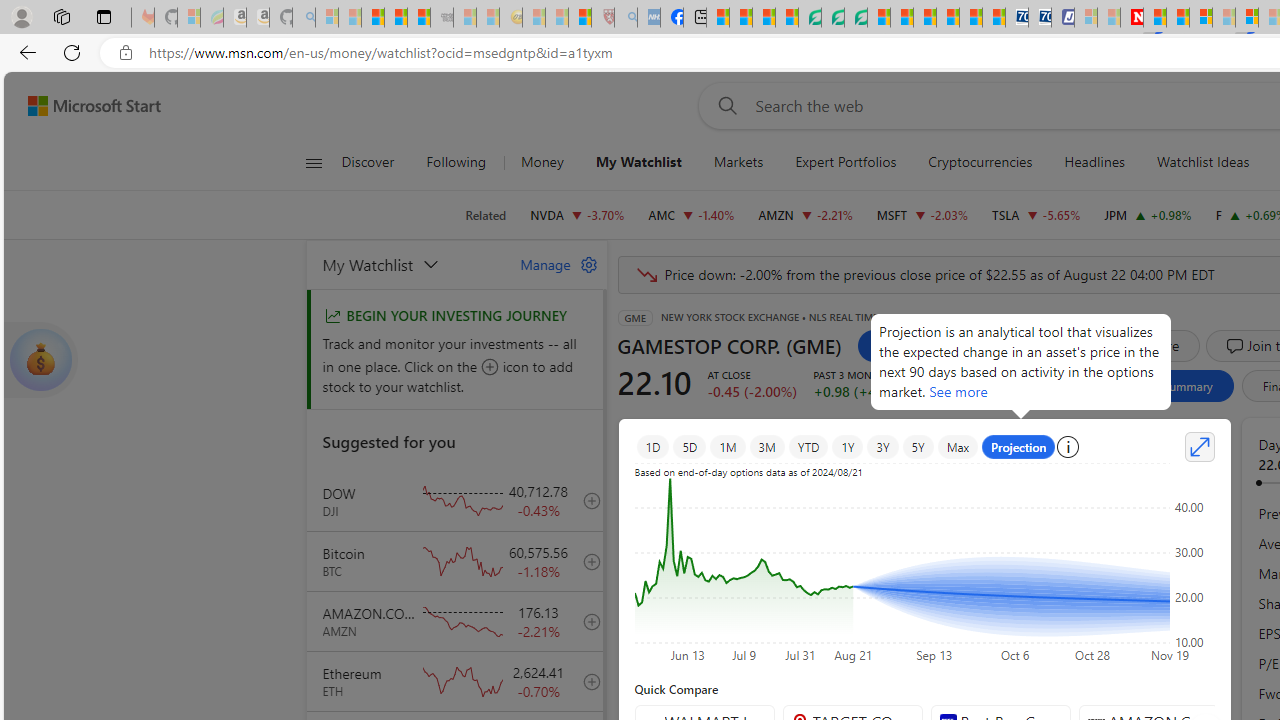 The image size is (1280, 720). I want to click on 'Cheap Hotels - Save70.com', so click(1040, 17).